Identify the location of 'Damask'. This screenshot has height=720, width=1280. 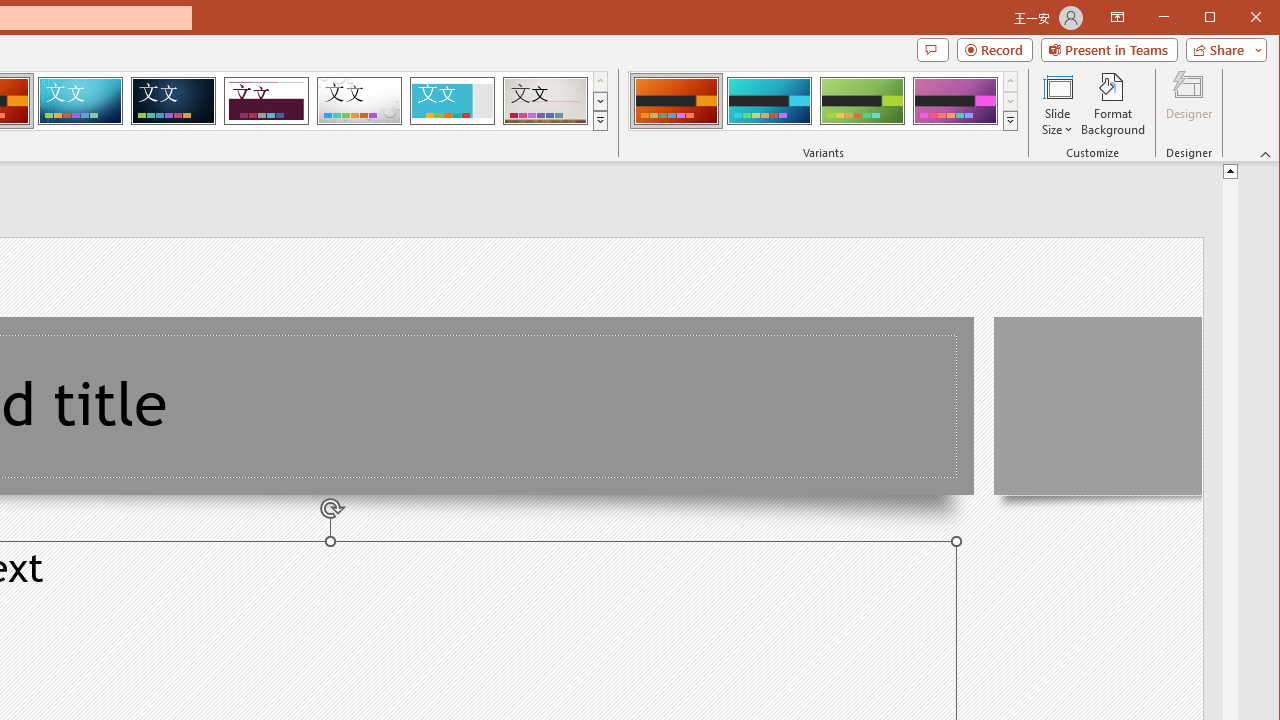
(173, 100).